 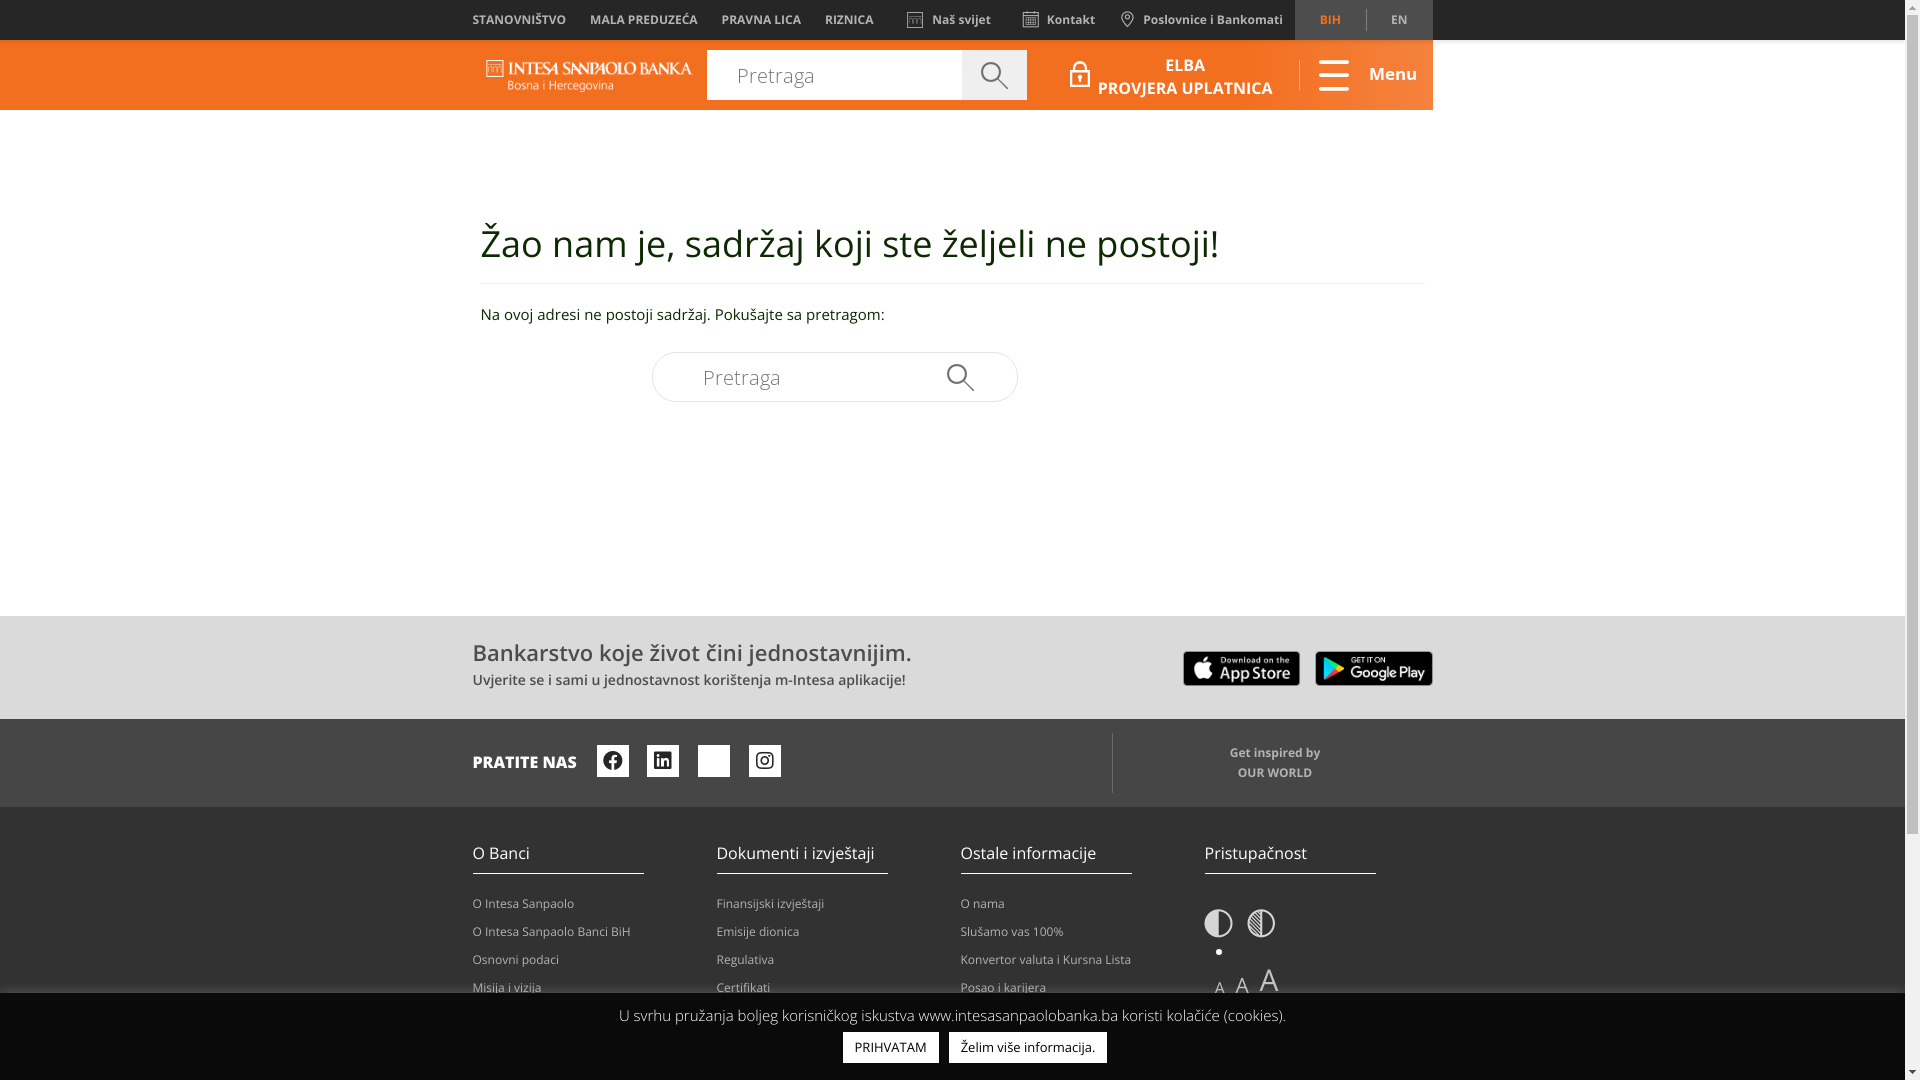 What do you see at coordinates (584, 959) in the screenshot?
I see `'Osnovni podaci'` at bounding box center [584, 959].